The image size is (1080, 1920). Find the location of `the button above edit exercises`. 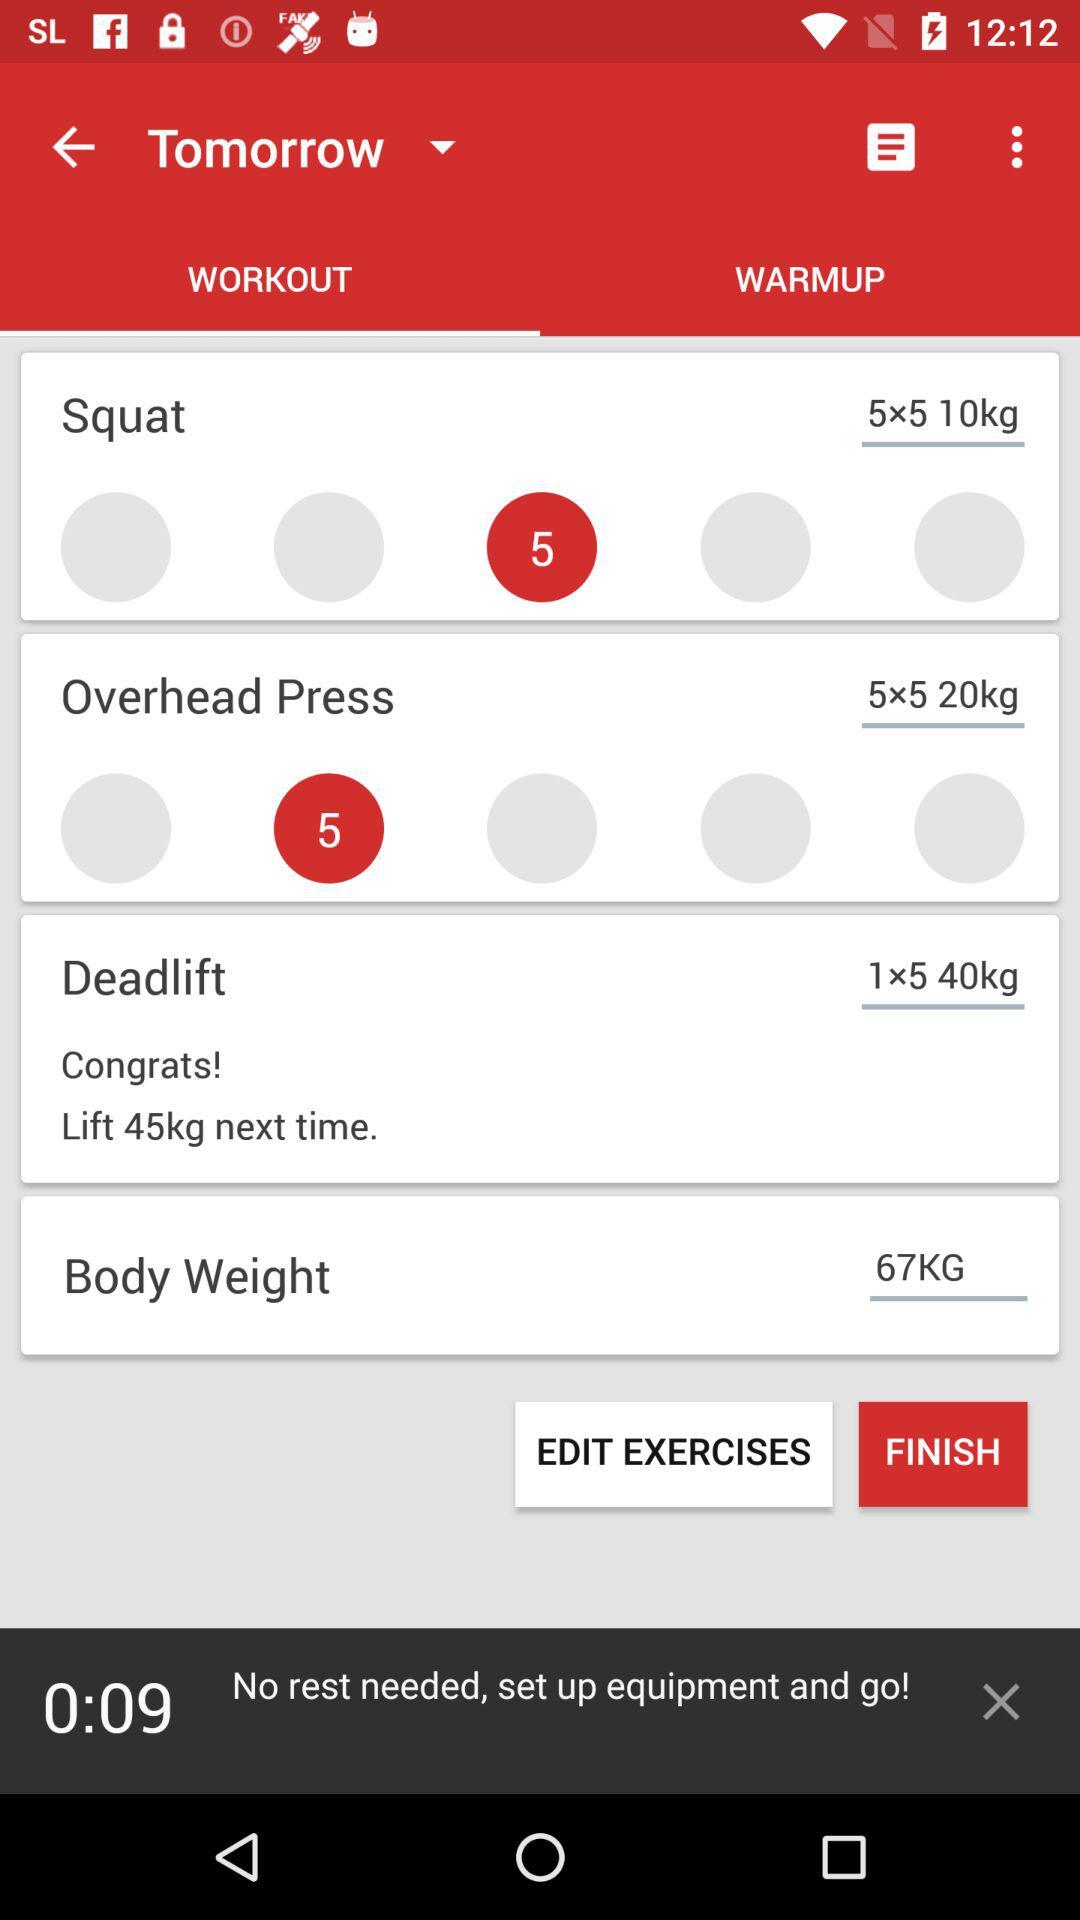

the button above edit exercises is located at coordinates (540, 1274).